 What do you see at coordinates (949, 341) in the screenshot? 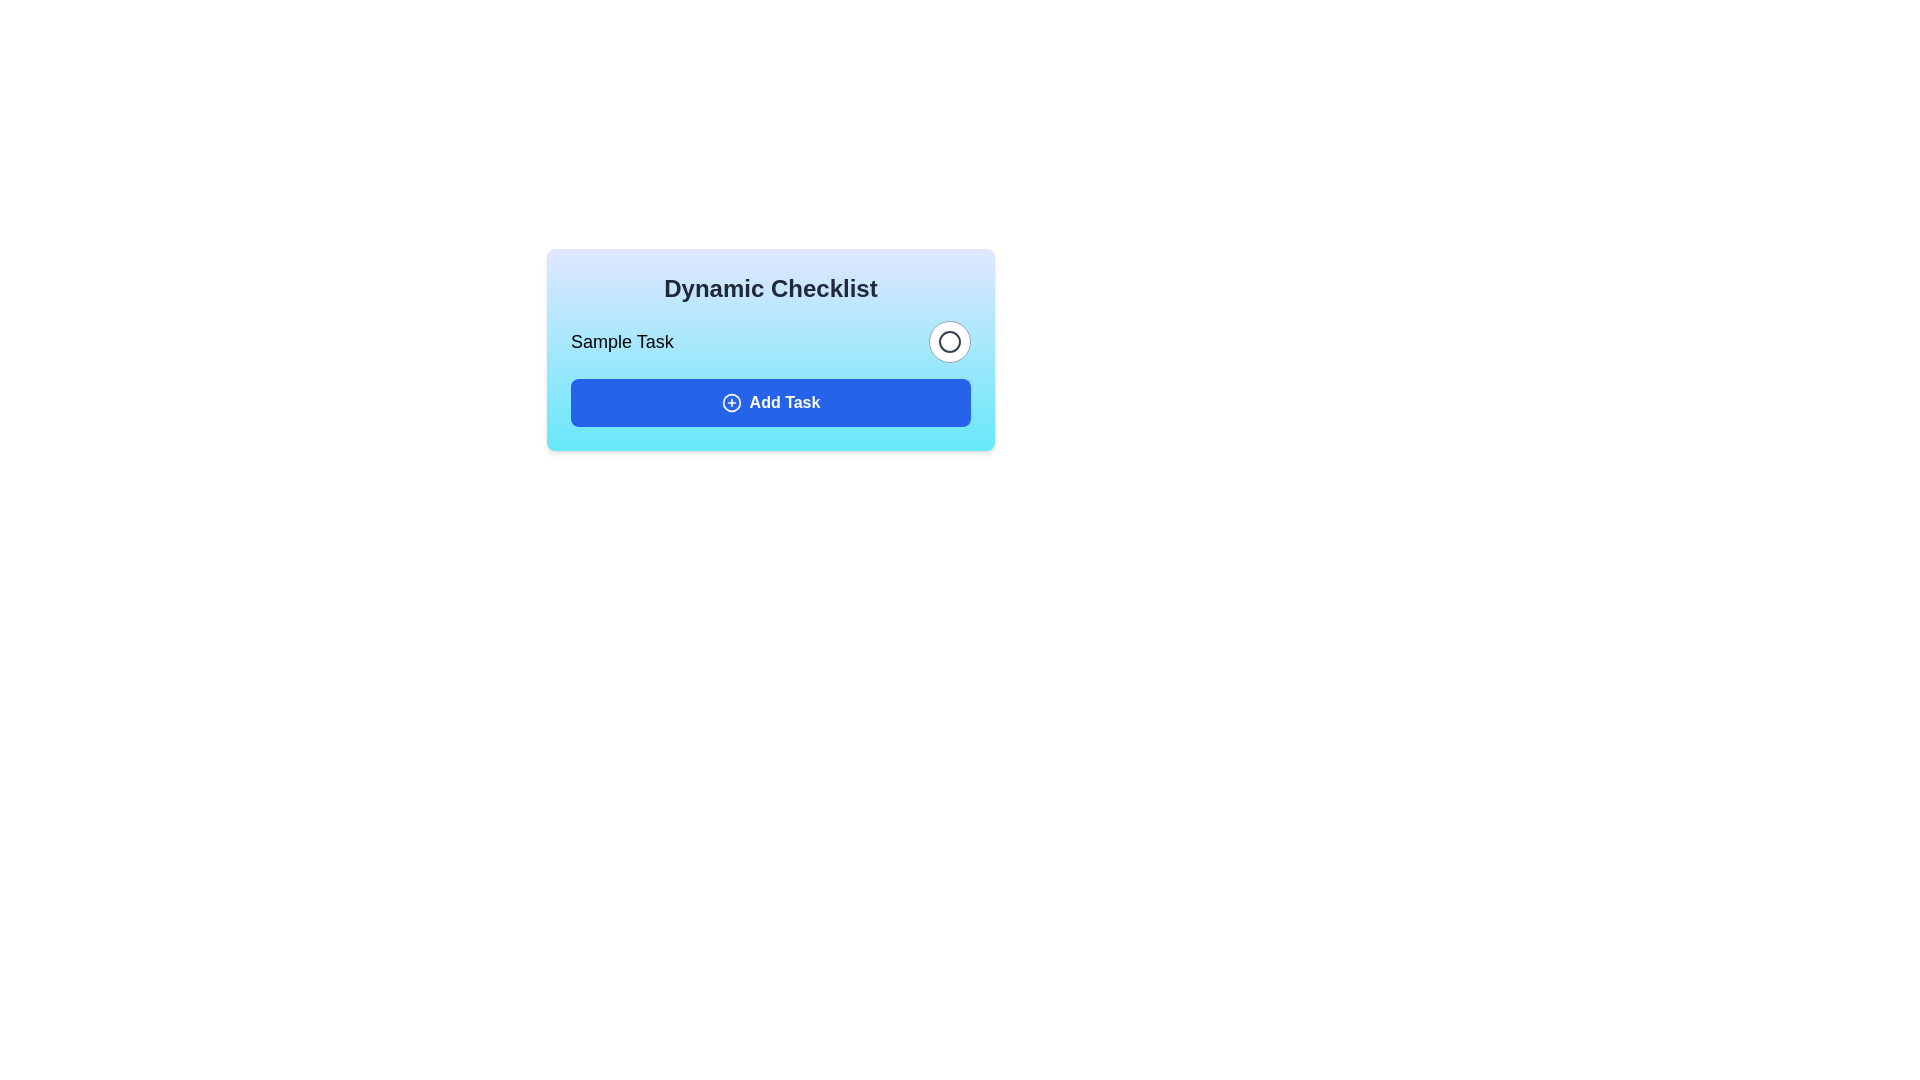
I see `the toggle button to change the completion status of the task` at bounding box center [949, 341].